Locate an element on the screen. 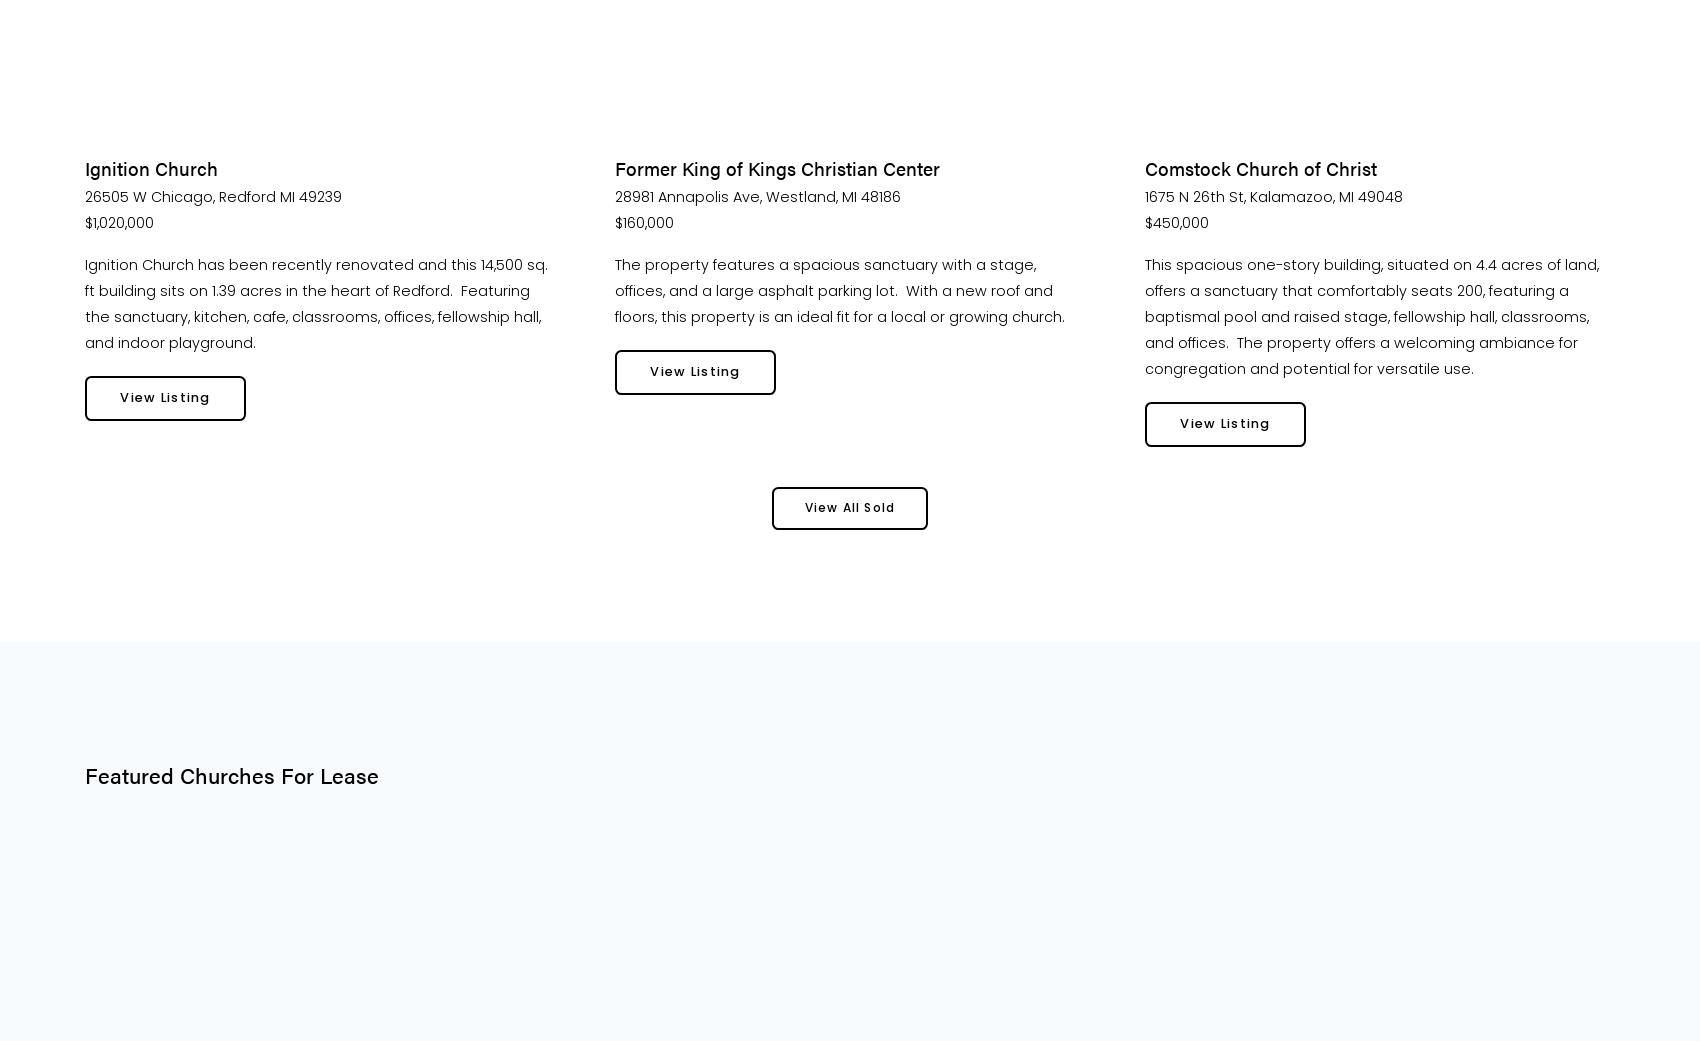 The width and height of the screenshot is (1700, 1041). '$160,000' is located at coordinates (644, 221).